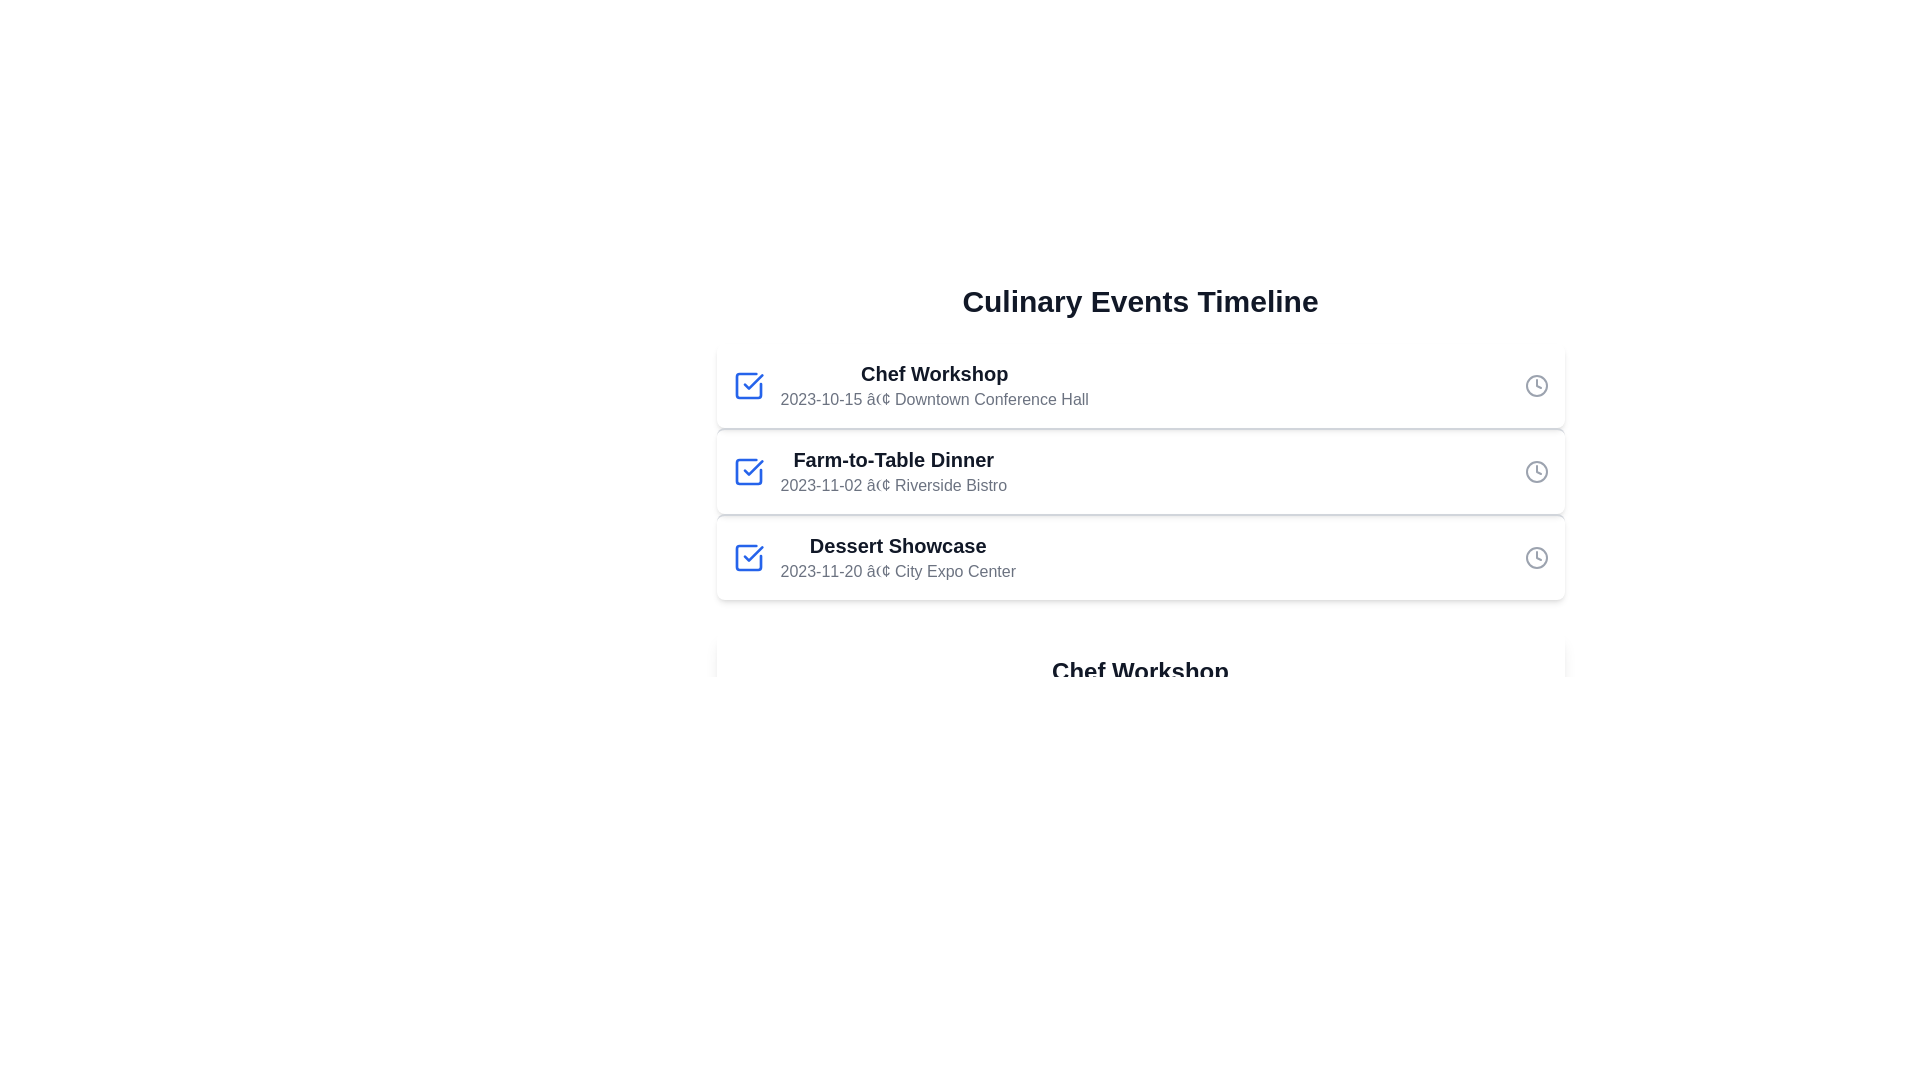 The height and width of the screenshot is (1080, 1920). What do you see at coordinates (747, 385) in the screenshot?
I see `the first SVG icon indicating the selection or status of the 'Chef Workshop' event` at bounding box center [747, 385].